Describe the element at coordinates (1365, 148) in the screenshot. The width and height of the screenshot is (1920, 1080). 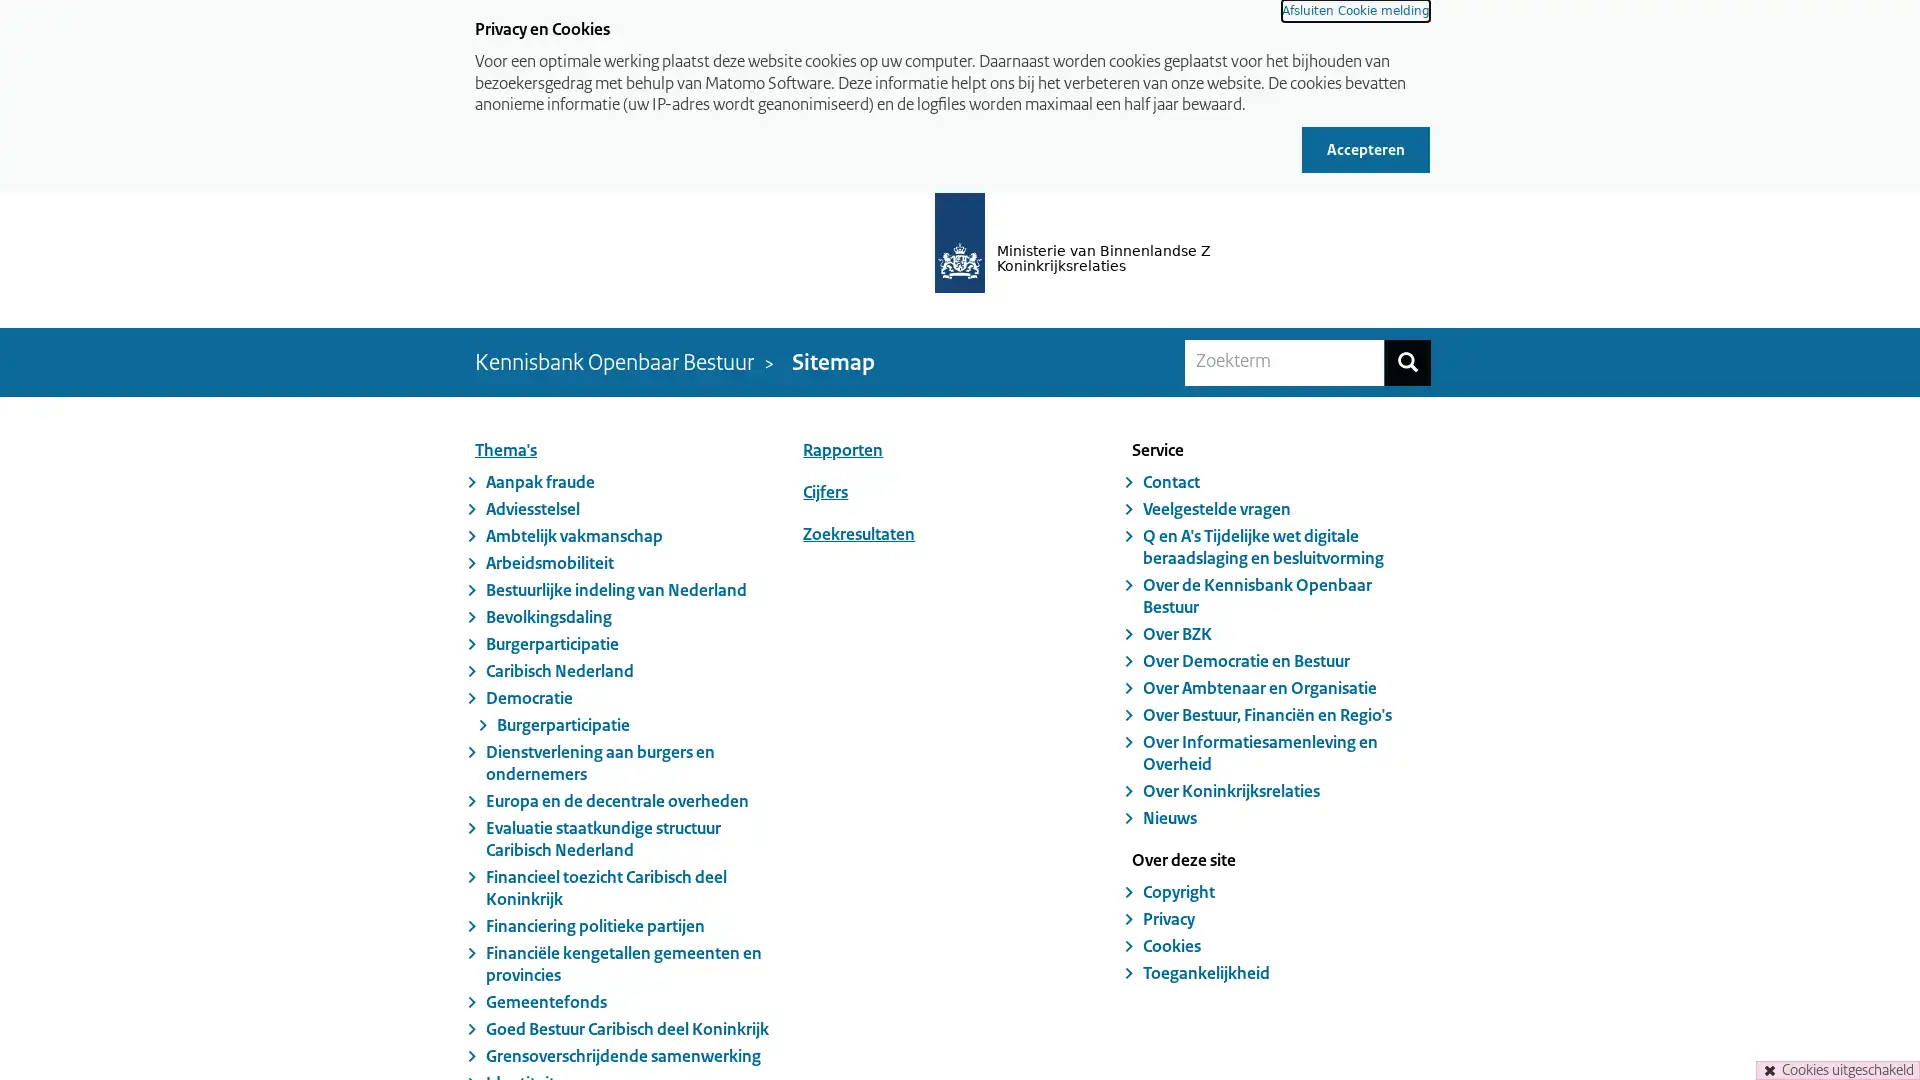
I see `Accepteren` at that location.